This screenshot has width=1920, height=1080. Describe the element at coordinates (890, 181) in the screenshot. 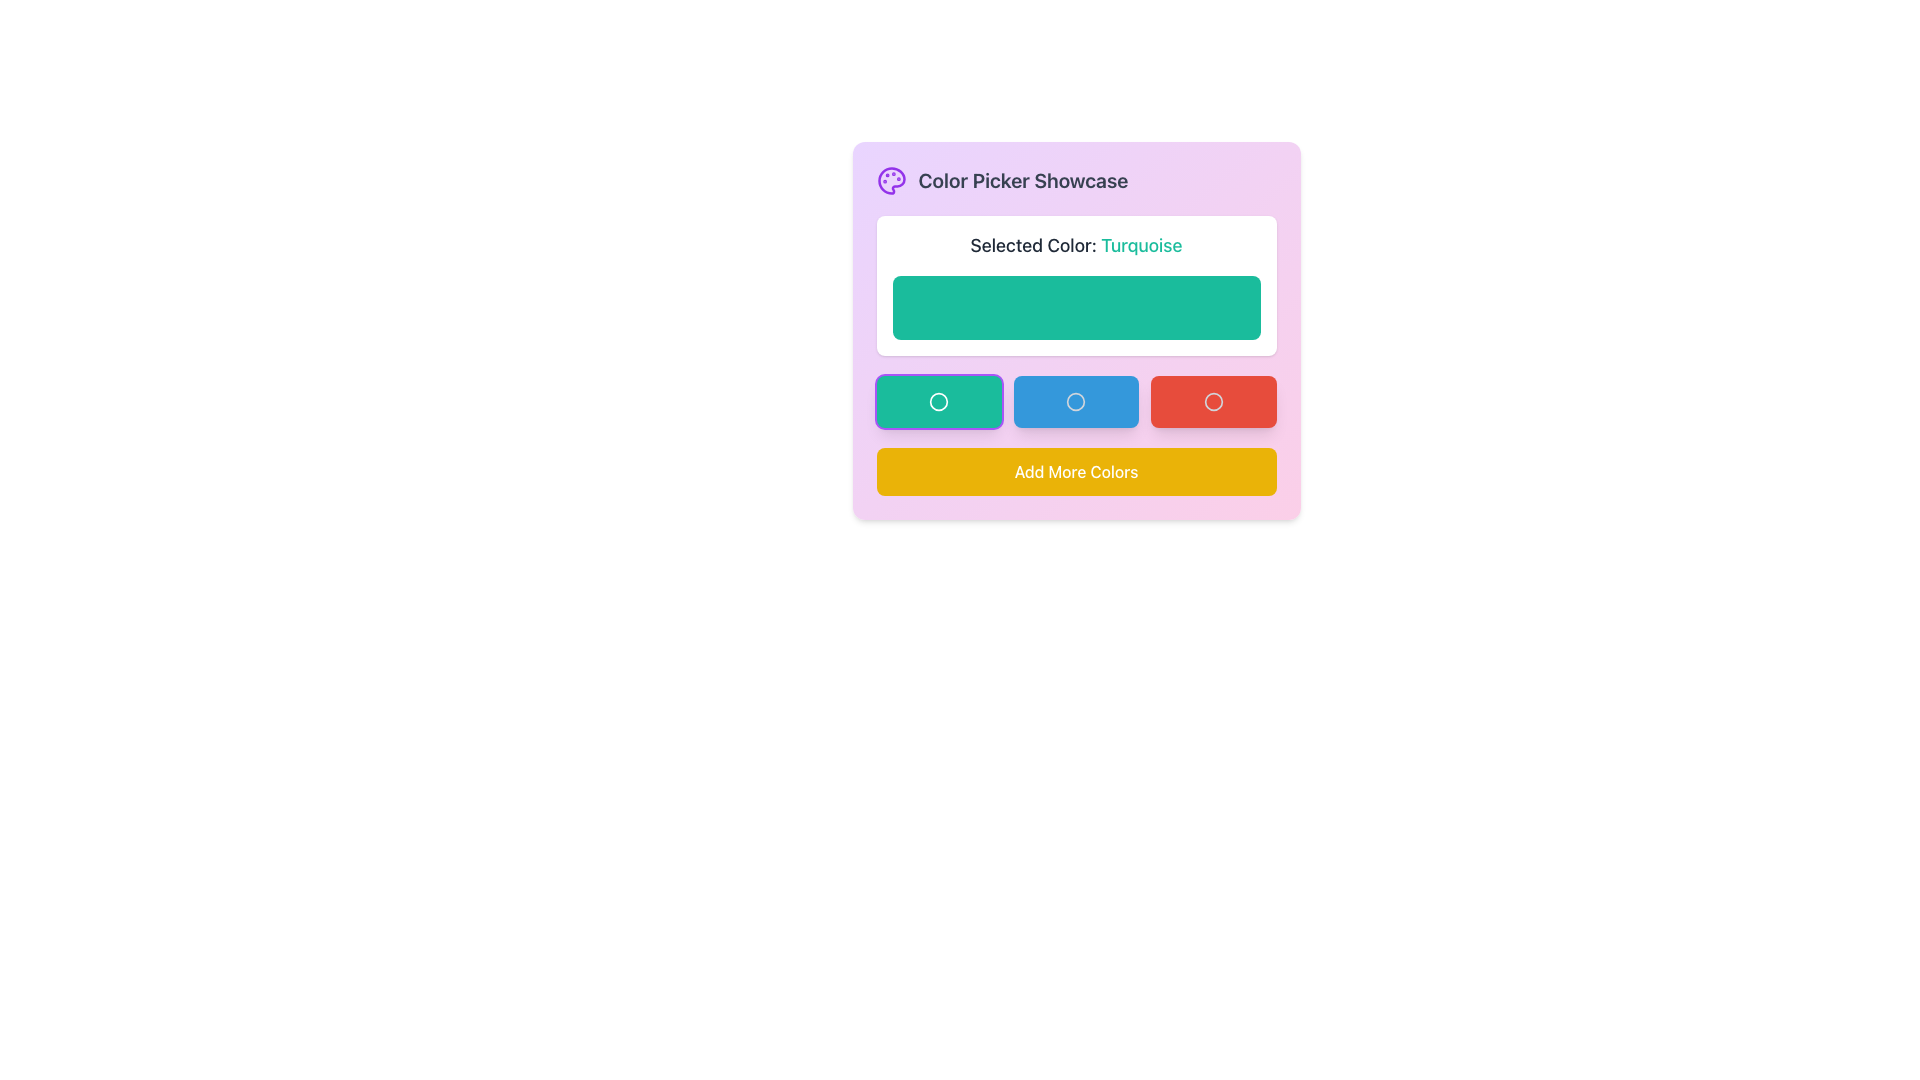

I see `the color palette icon, which is represented by circular shapes and is located to the left of the 'Color Picker Showcase' text` at that location.